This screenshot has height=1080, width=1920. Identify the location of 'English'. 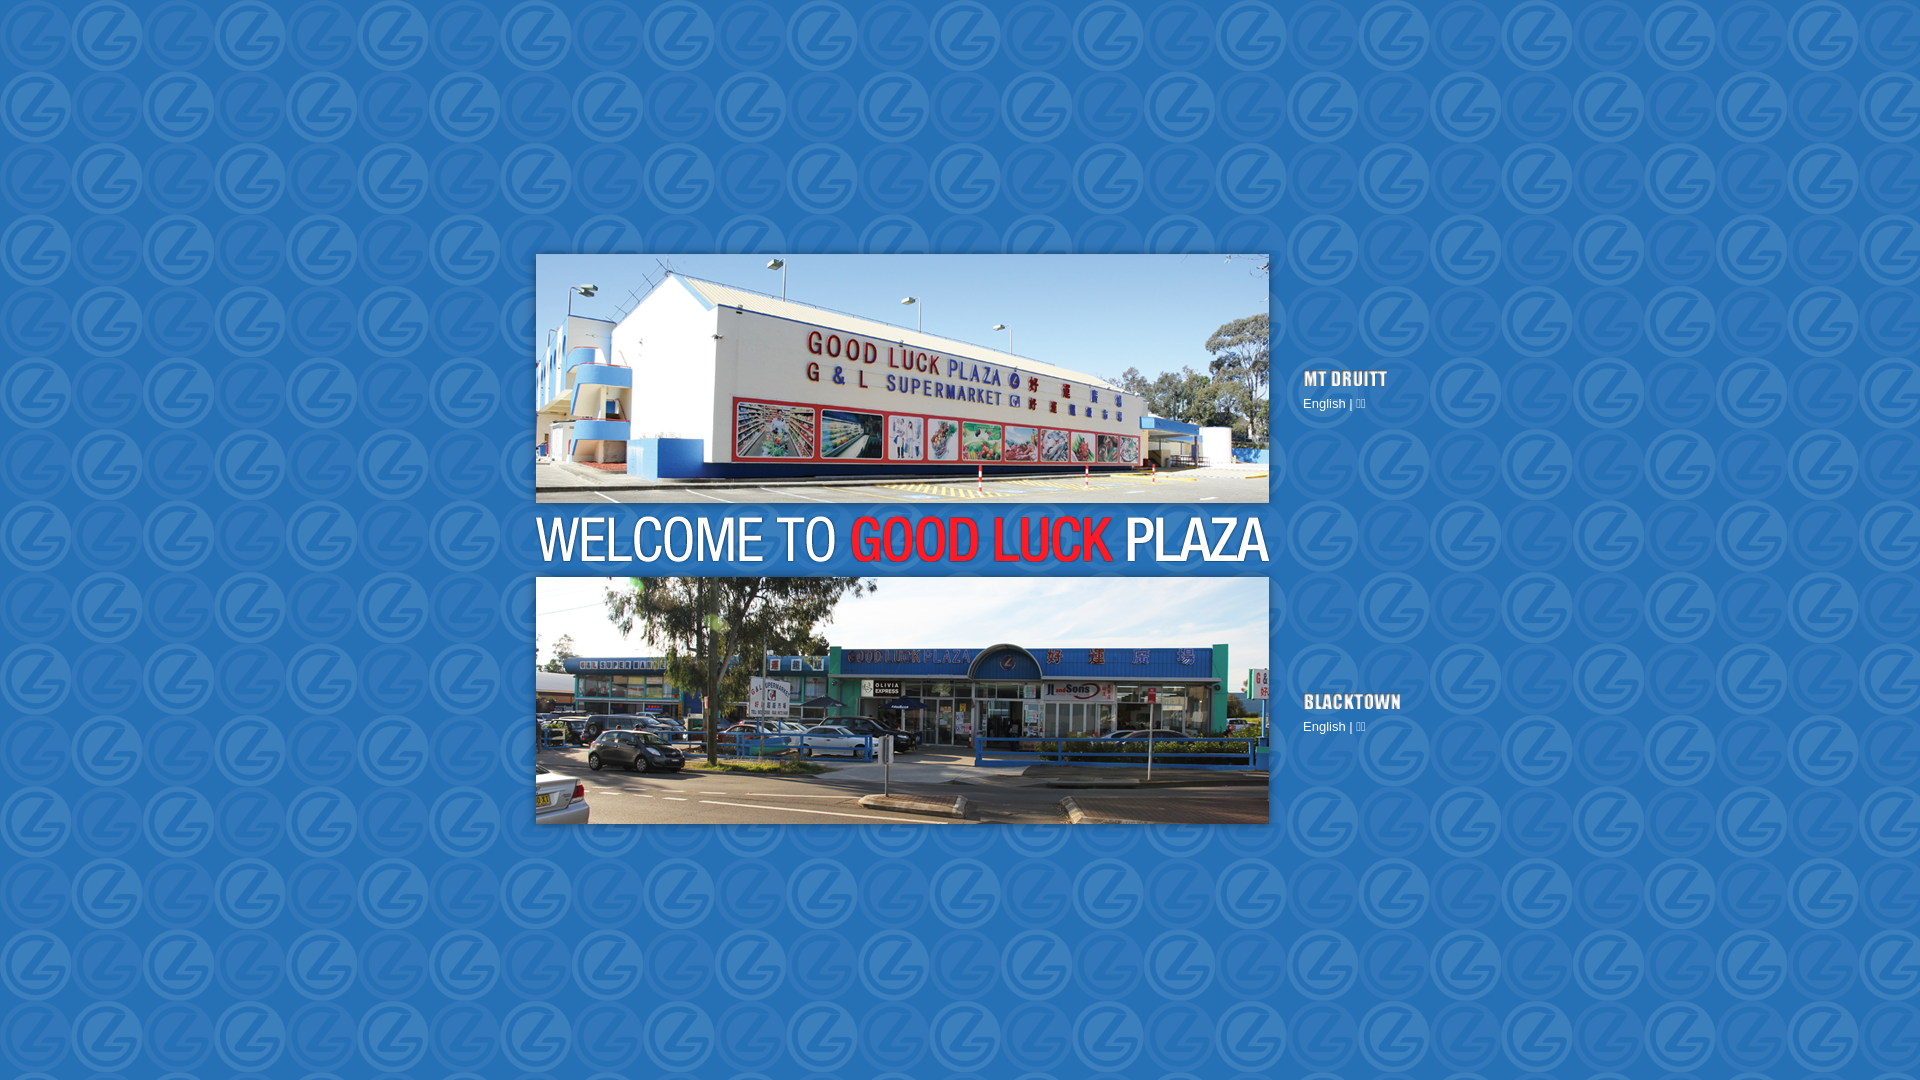
(1324, 726).